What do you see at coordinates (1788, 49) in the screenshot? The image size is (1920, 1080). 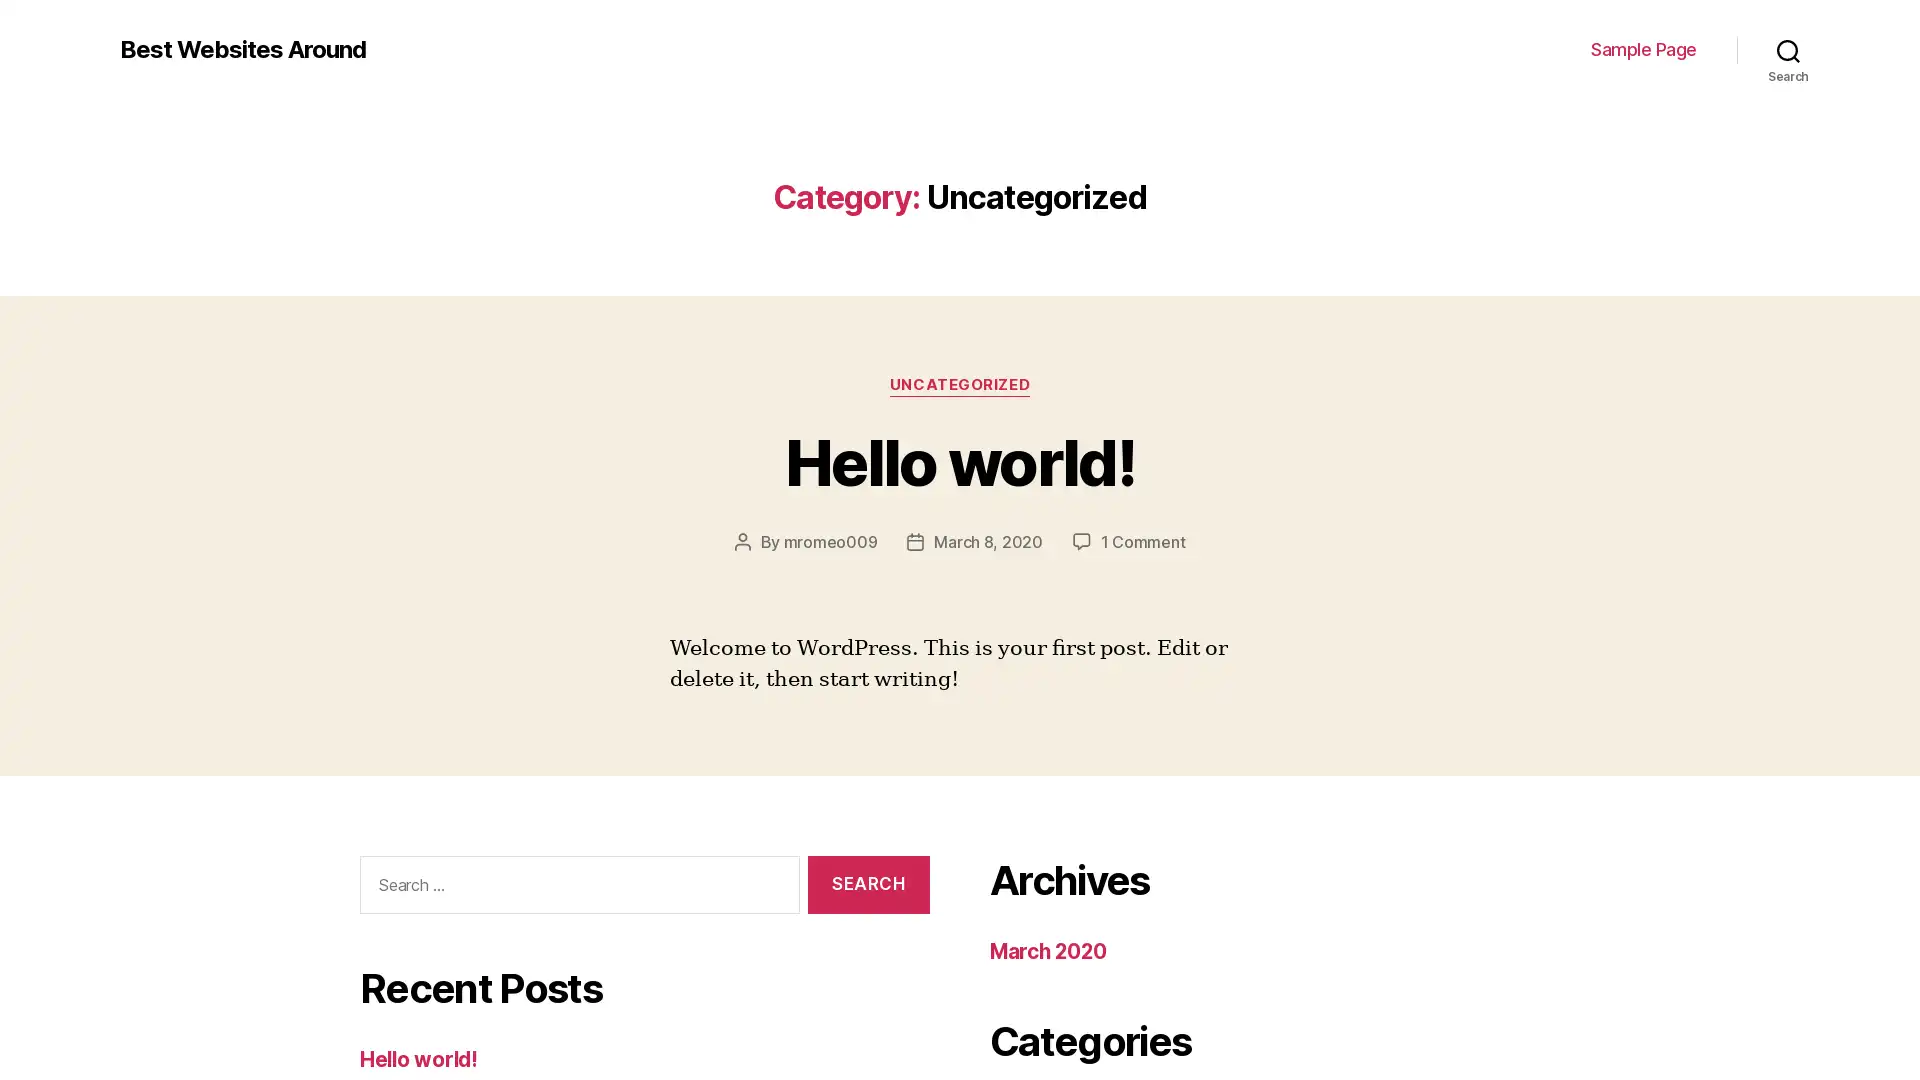 I see `Search` at bounding box center [1788, 49].